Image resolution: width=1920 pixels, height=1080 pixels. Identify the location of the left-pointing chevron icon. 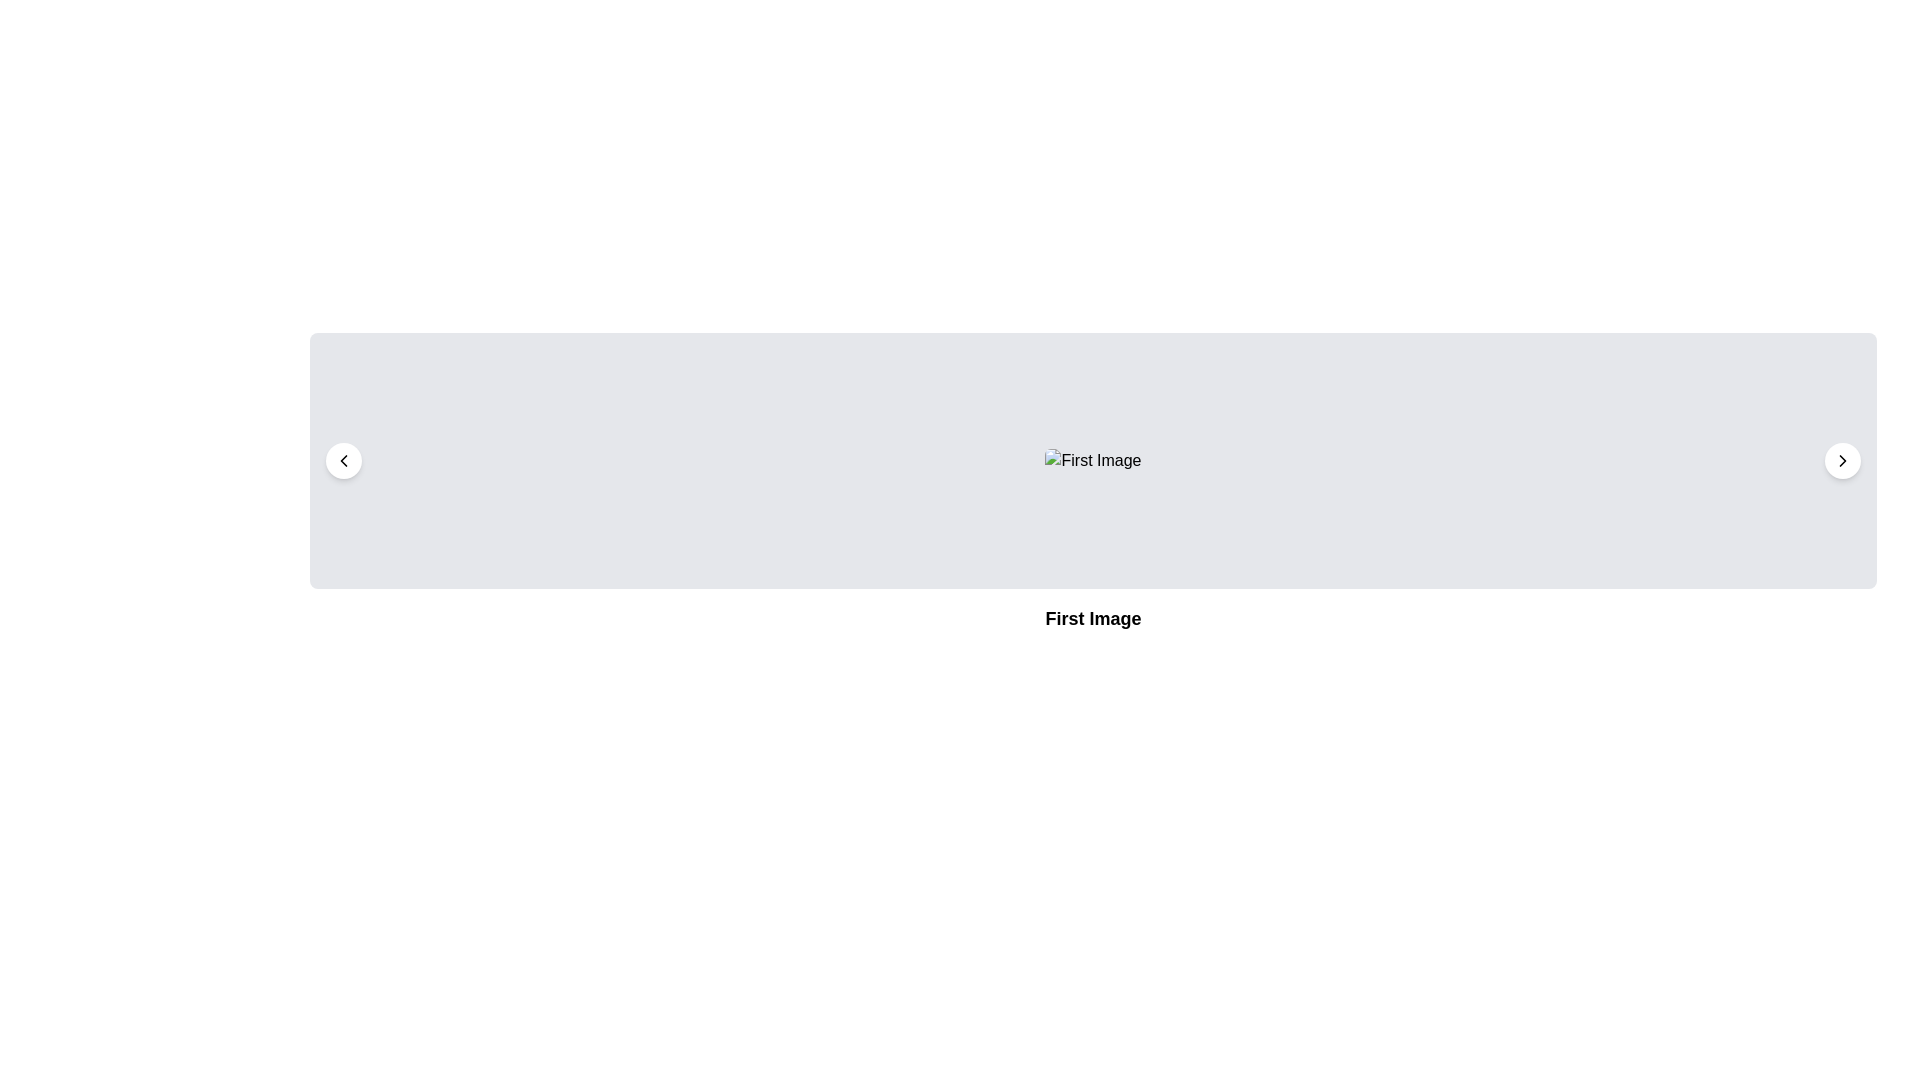
(344, 461).